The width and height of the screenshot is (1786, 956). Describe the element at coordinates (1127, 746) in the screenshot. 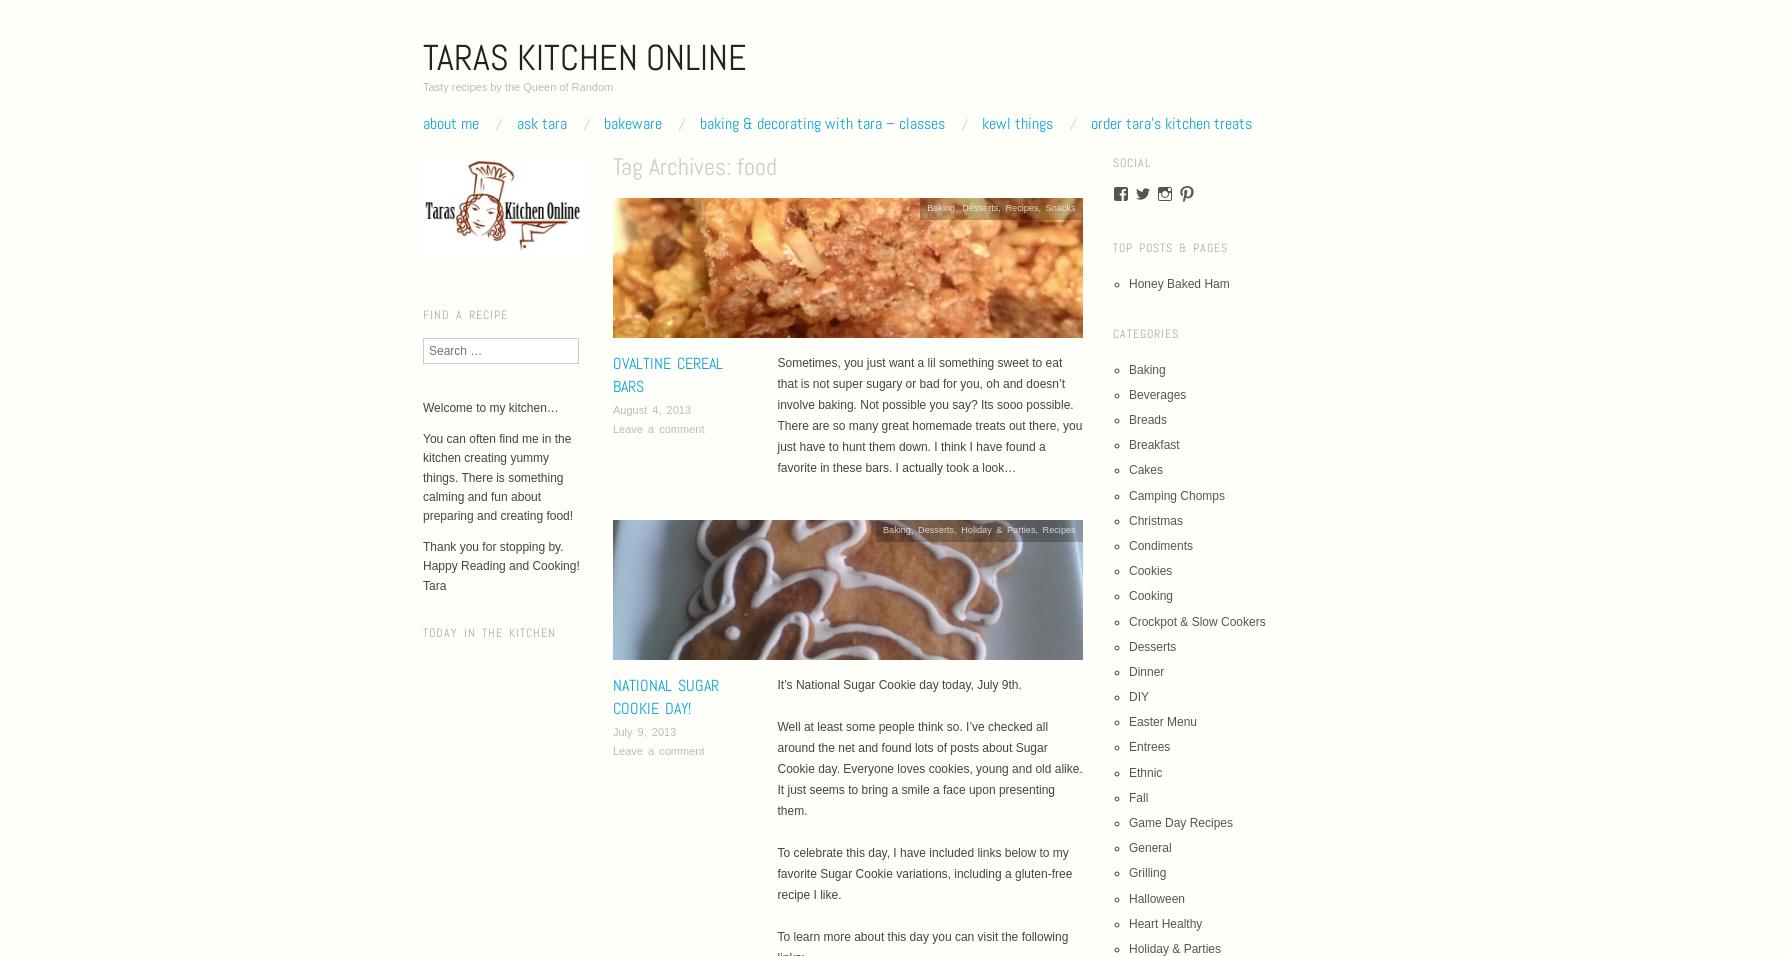

I see `'Entrees'` at that location.